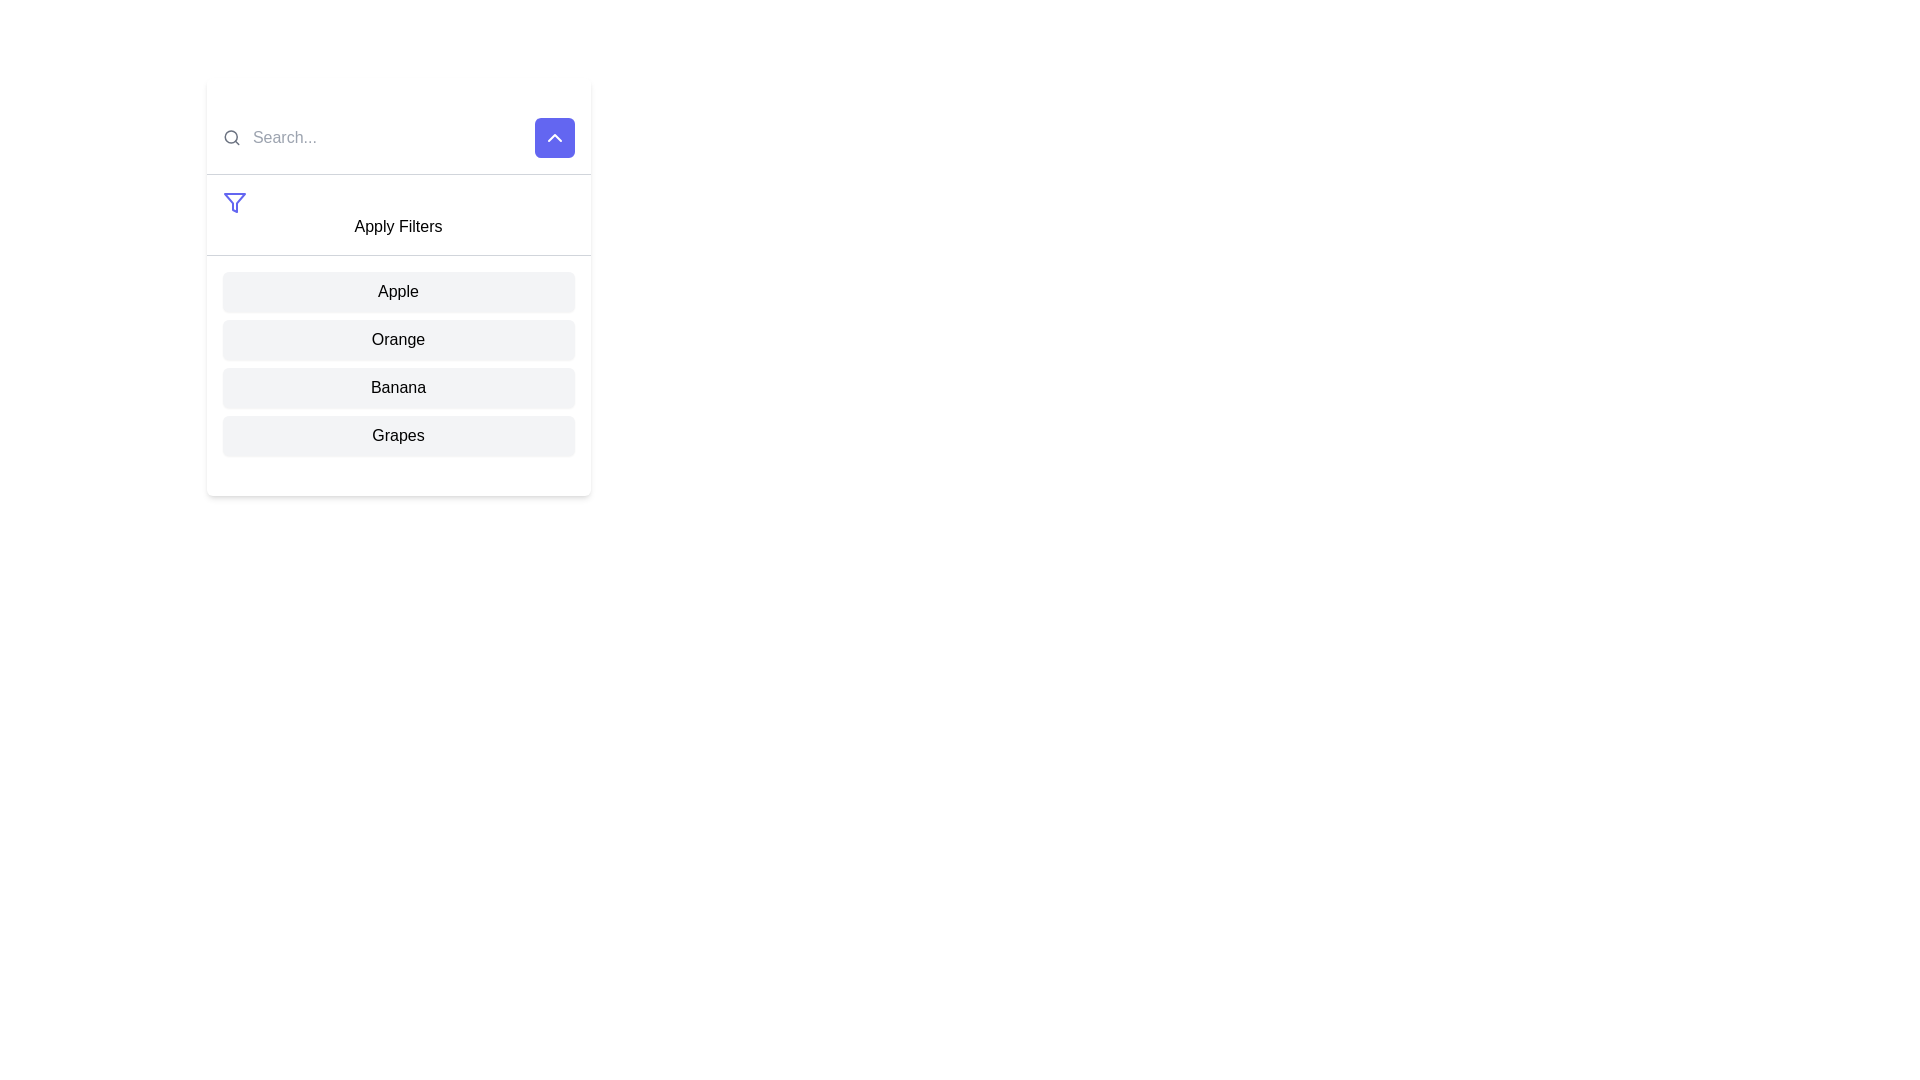 Image resolution: width=1920 pixels, height=1080 pixels. Describe the element at coordinates (398, 388) in the screenshot. I see `the 'Banana' button, which is the third item in a vertical list of filter option buttons` at that location.